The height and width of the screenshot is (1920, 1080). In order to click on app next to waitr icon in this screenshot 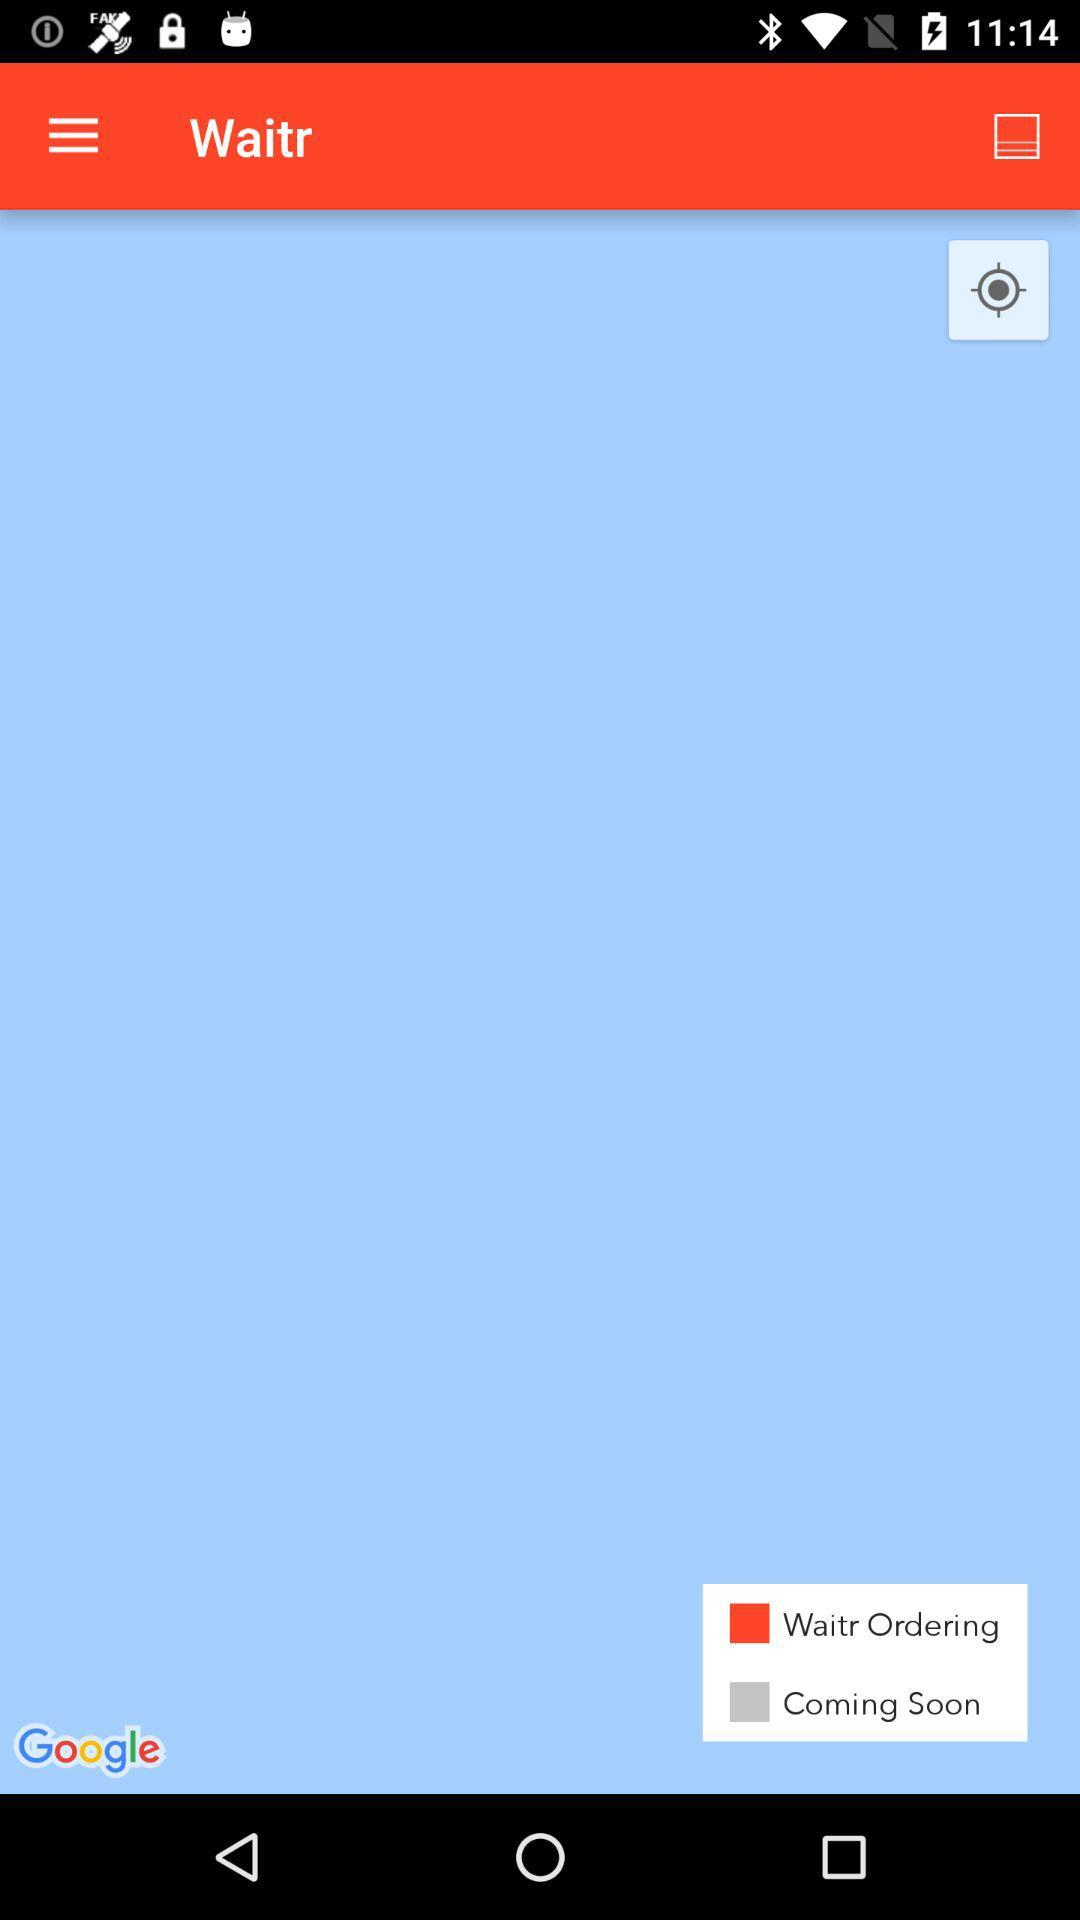, I will do `click(1017, 135)`.